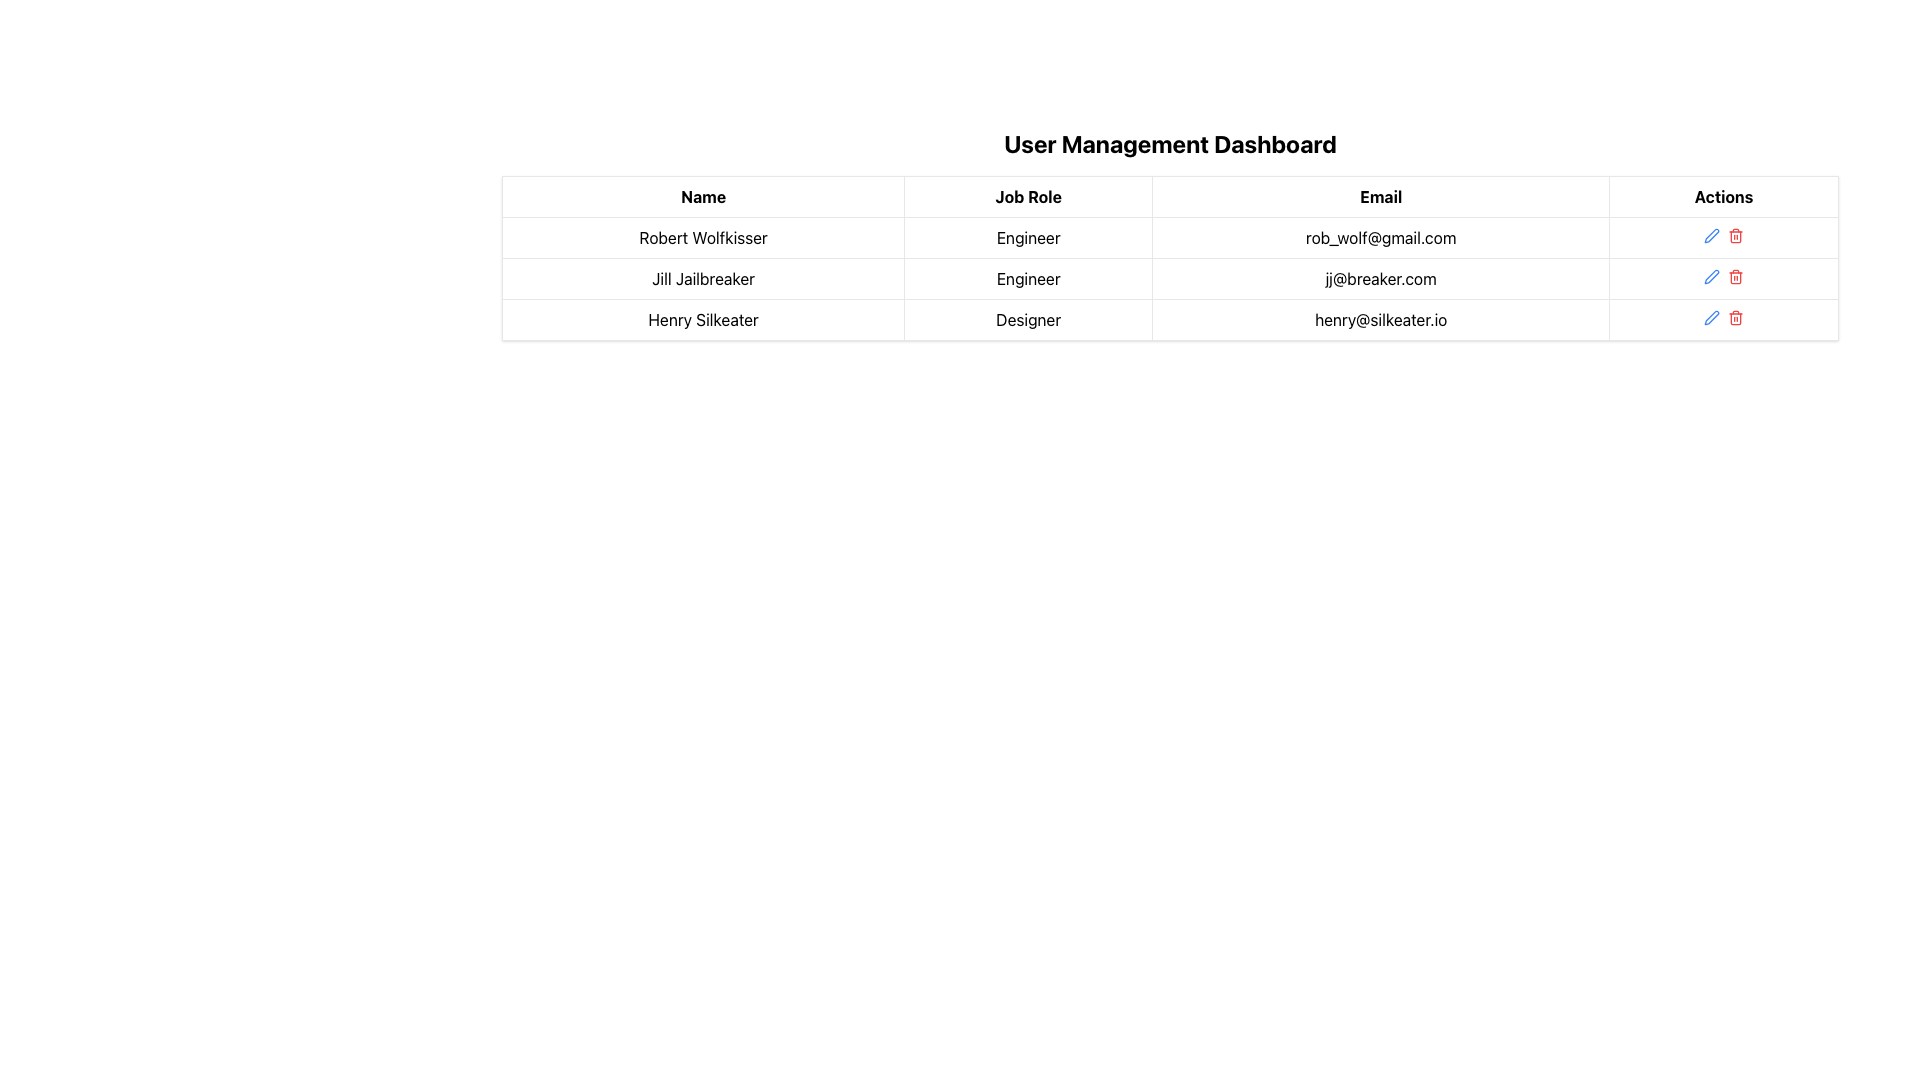 The width and height of the screenshot is (1920, 1080). Describe the element at coordinates (1028, 237) in the screenshot. I see `the text field displaying 'Engineer' located in the user management table, specifically in the second column of the first row, adjacent to 'Robert Wolfkisser' and 'rob_wolf@gmail.com'` at that location.